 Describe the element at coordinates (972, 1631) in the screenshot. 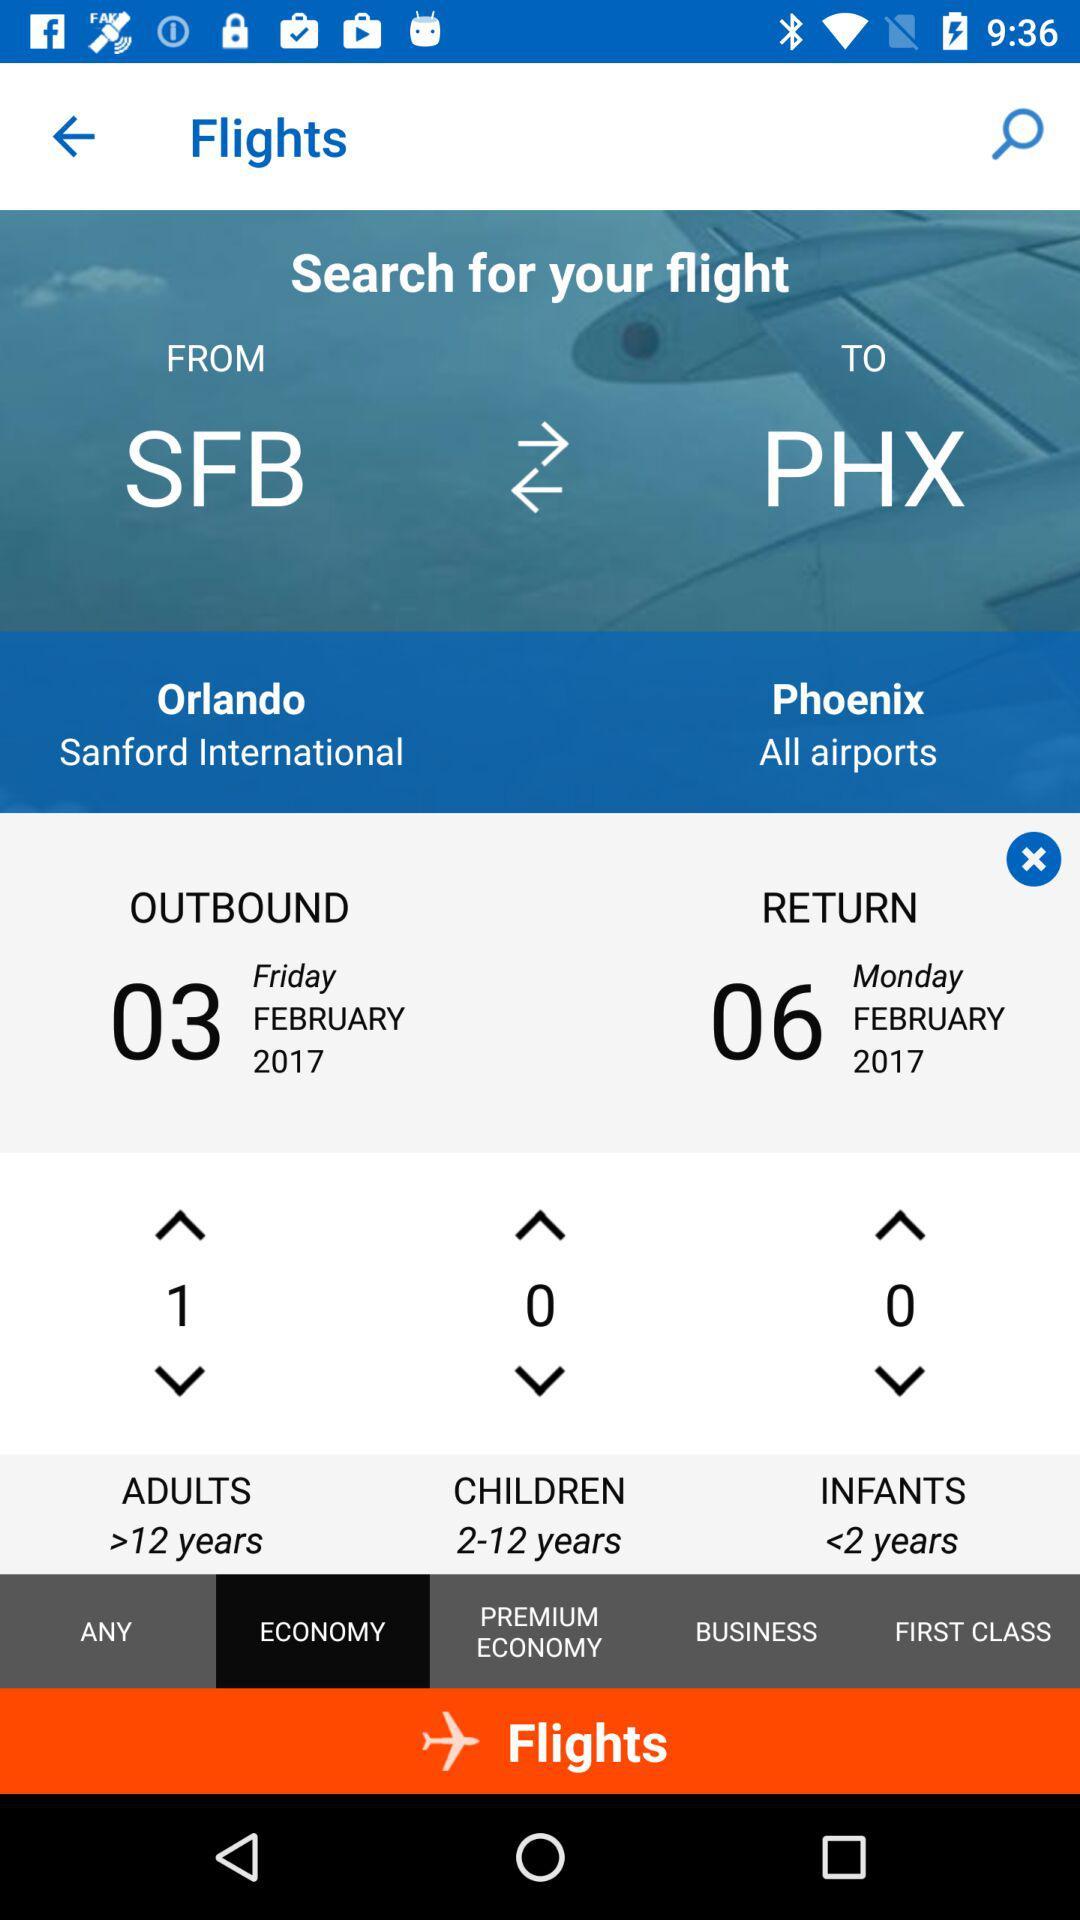

I see `the first class icon` at that location.